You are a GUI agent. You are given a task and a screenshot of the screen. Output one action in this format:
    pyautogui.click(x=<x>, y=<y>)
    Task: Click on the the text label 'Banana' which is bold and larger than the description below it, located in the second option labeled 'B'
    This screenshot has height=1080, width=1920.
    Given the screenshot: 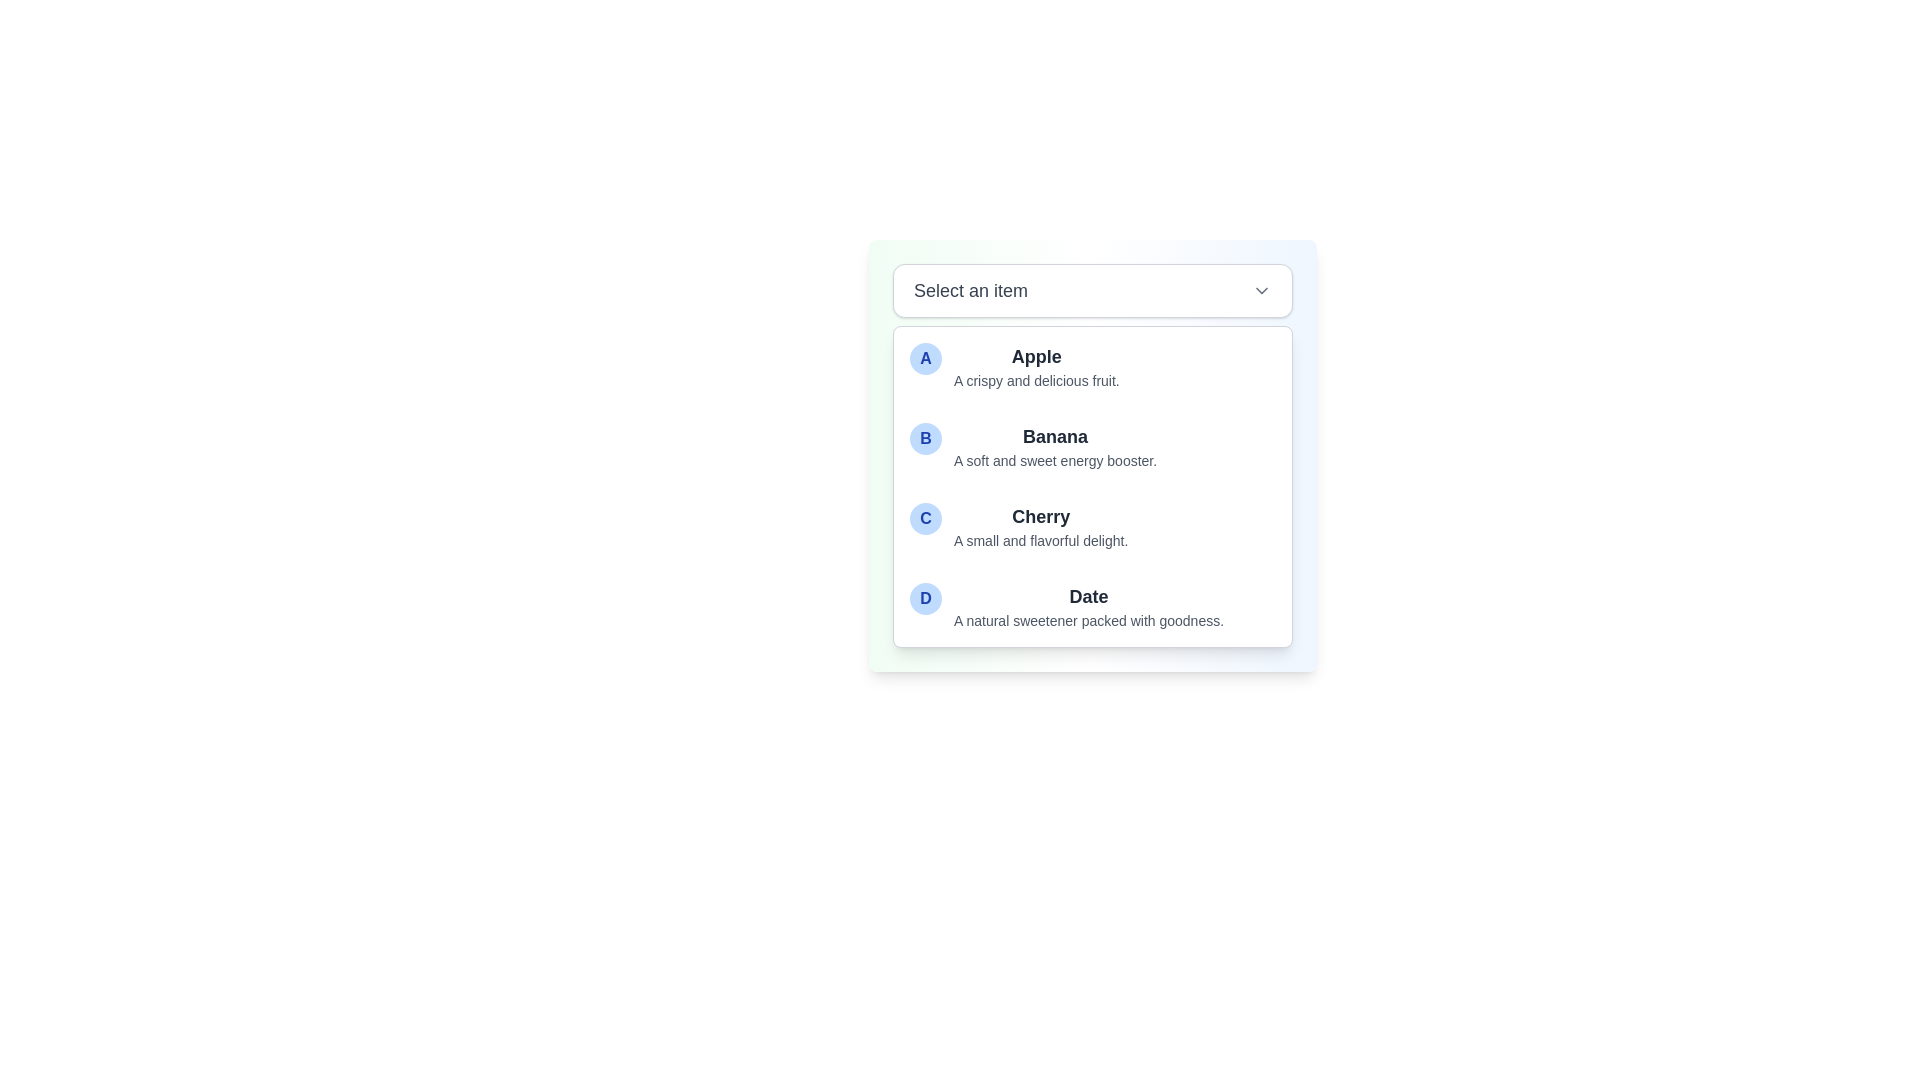 What is the action you would take?
    pyautogui.click(x=1054, y=435)
    